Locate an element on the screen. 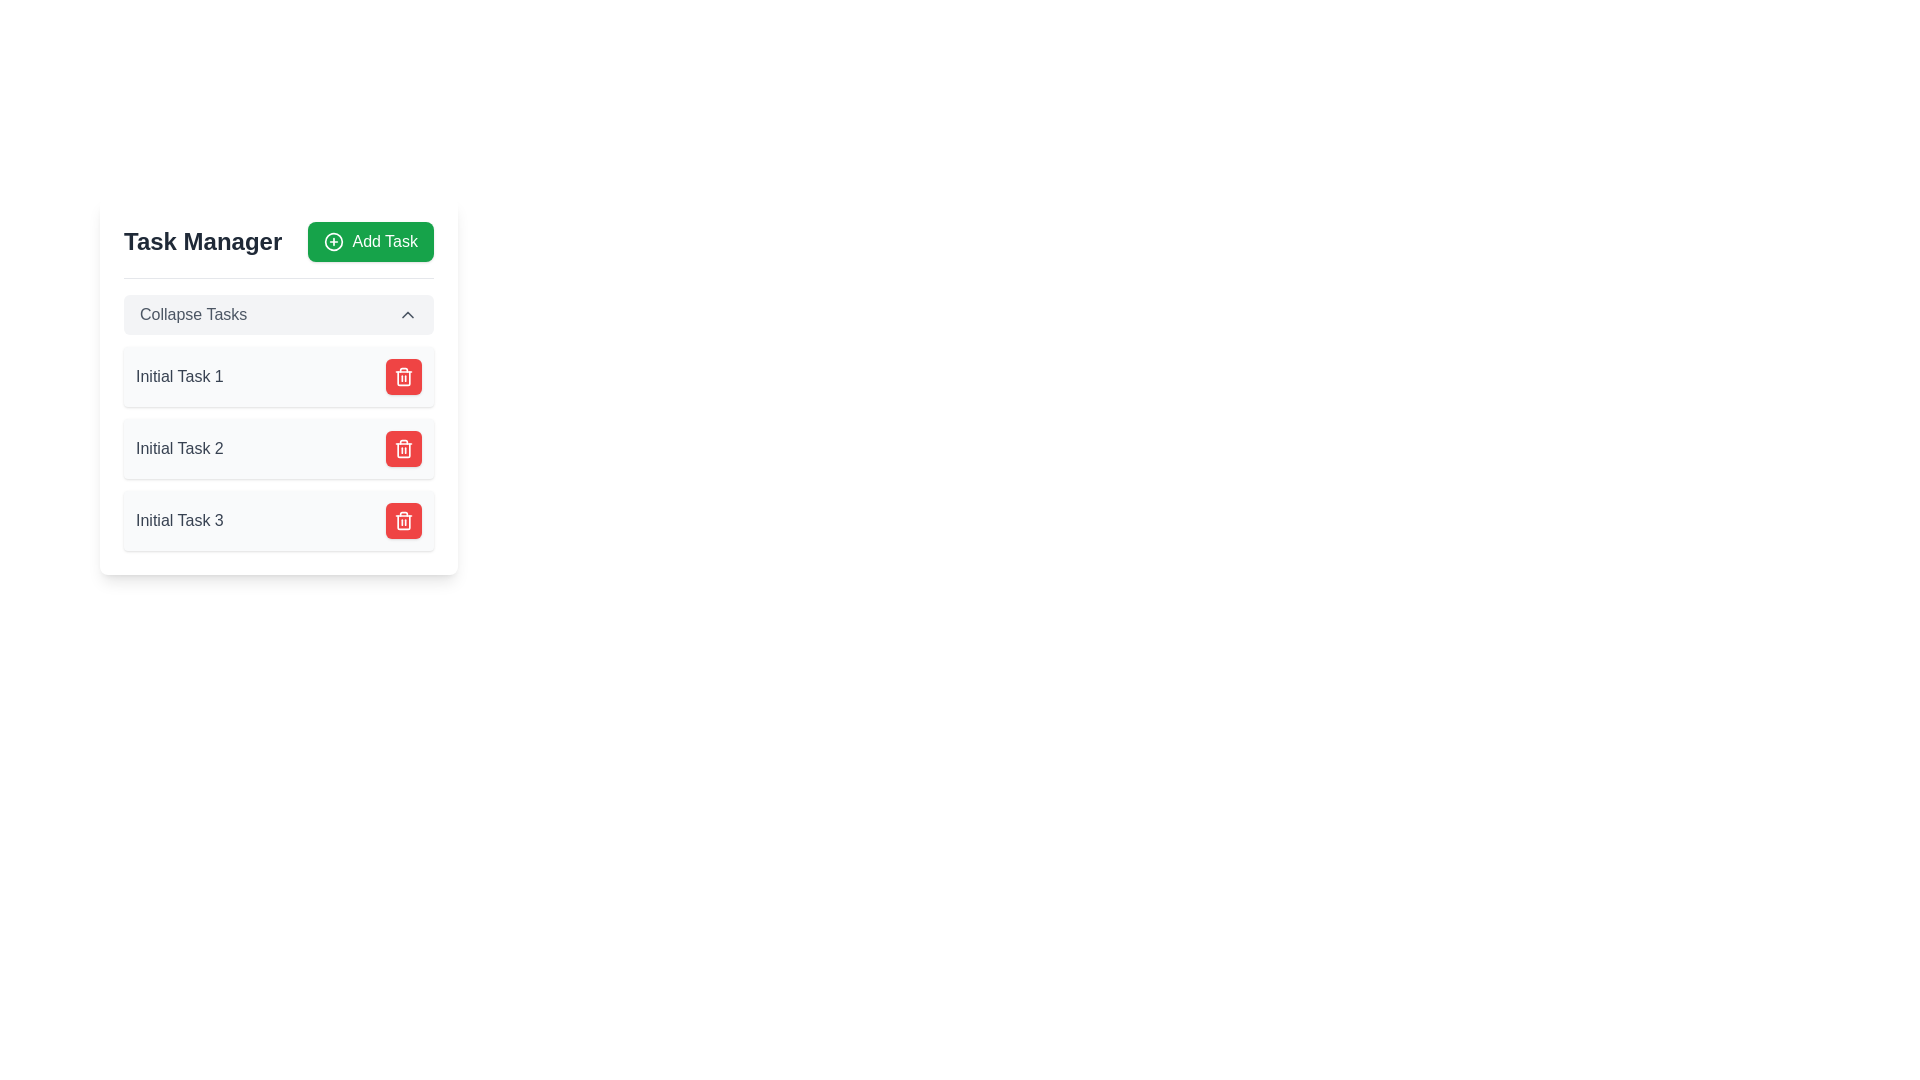 The height and width of the screenshot is (1080, 1920). the 'Task Manager' label, which serves as a static heading for the section and is positioned to the left of the 'Add Task' button is located at coordinates (203, 241).